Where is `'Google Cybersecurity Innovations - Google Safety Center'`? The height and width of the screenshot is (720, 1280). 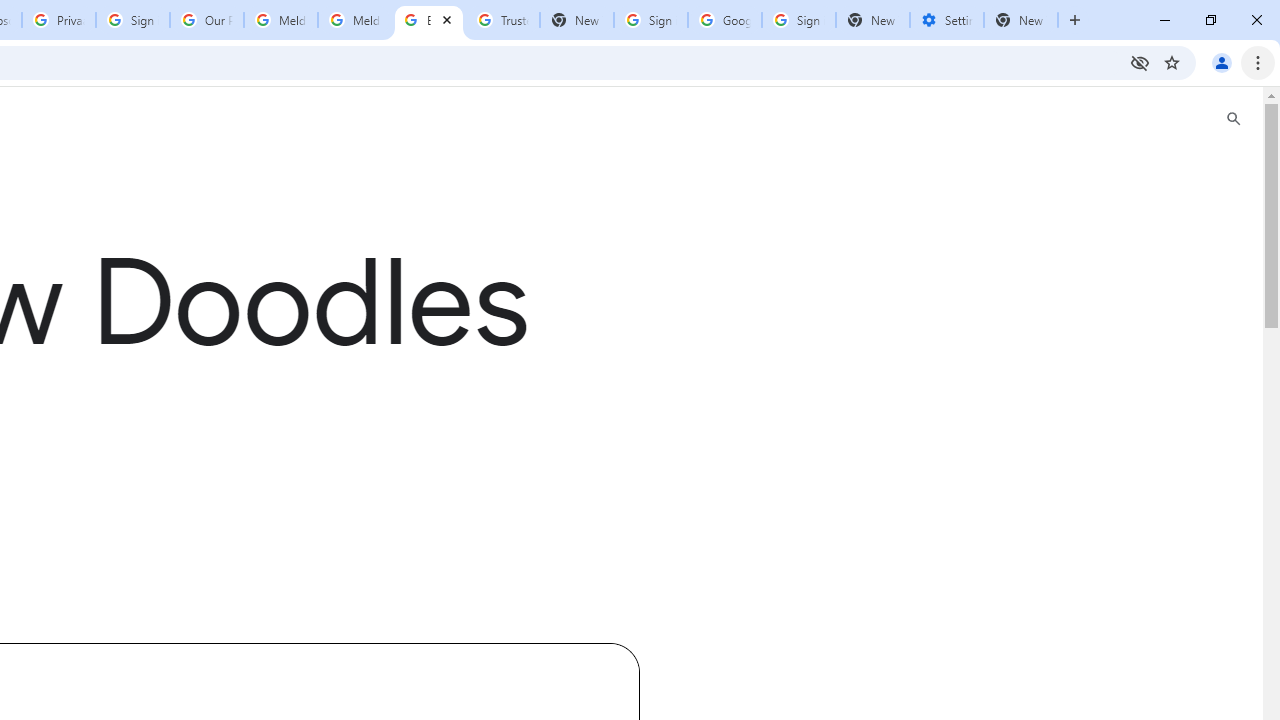 'Google Cybersecurity Innovations - Google Safety Center' is located at coordinates (723, 20).